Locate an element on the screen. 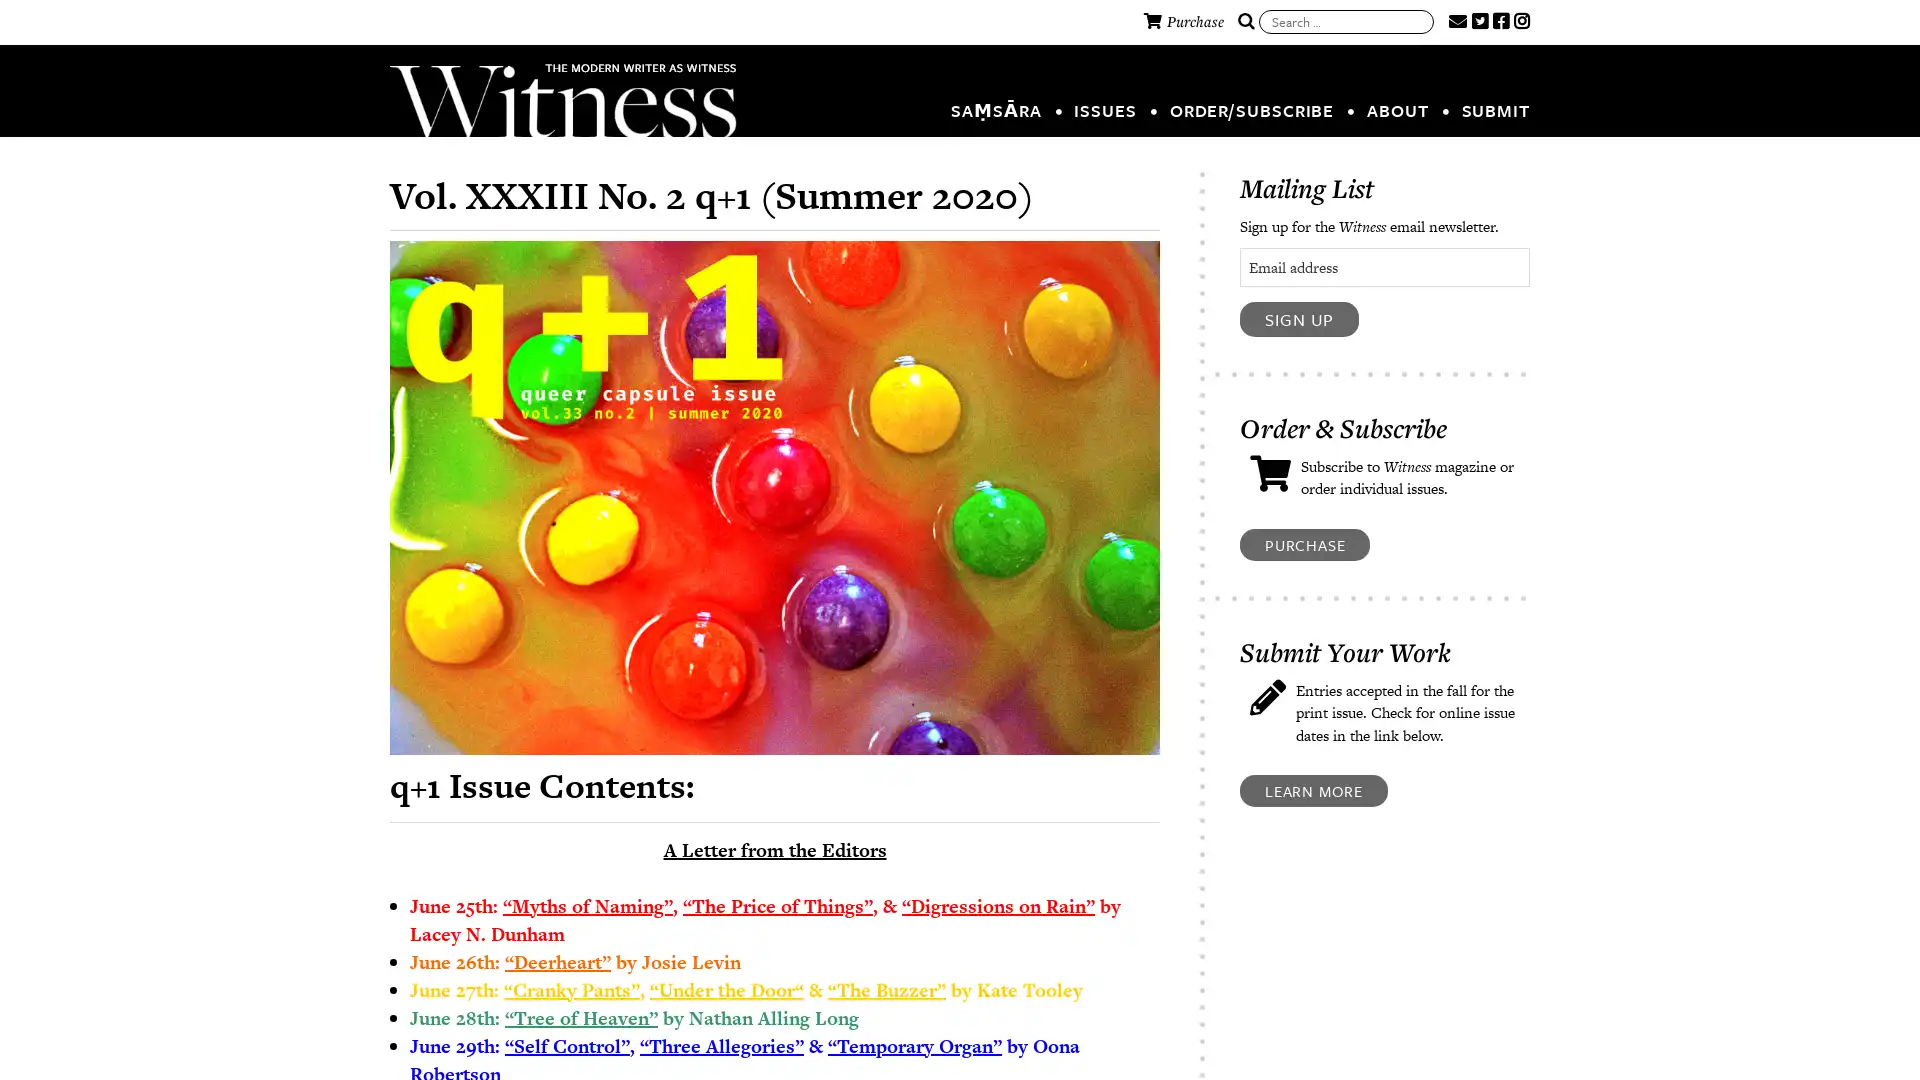 The image size is (1920, 1080). Sign Up is located at coordinates (1299, 318).